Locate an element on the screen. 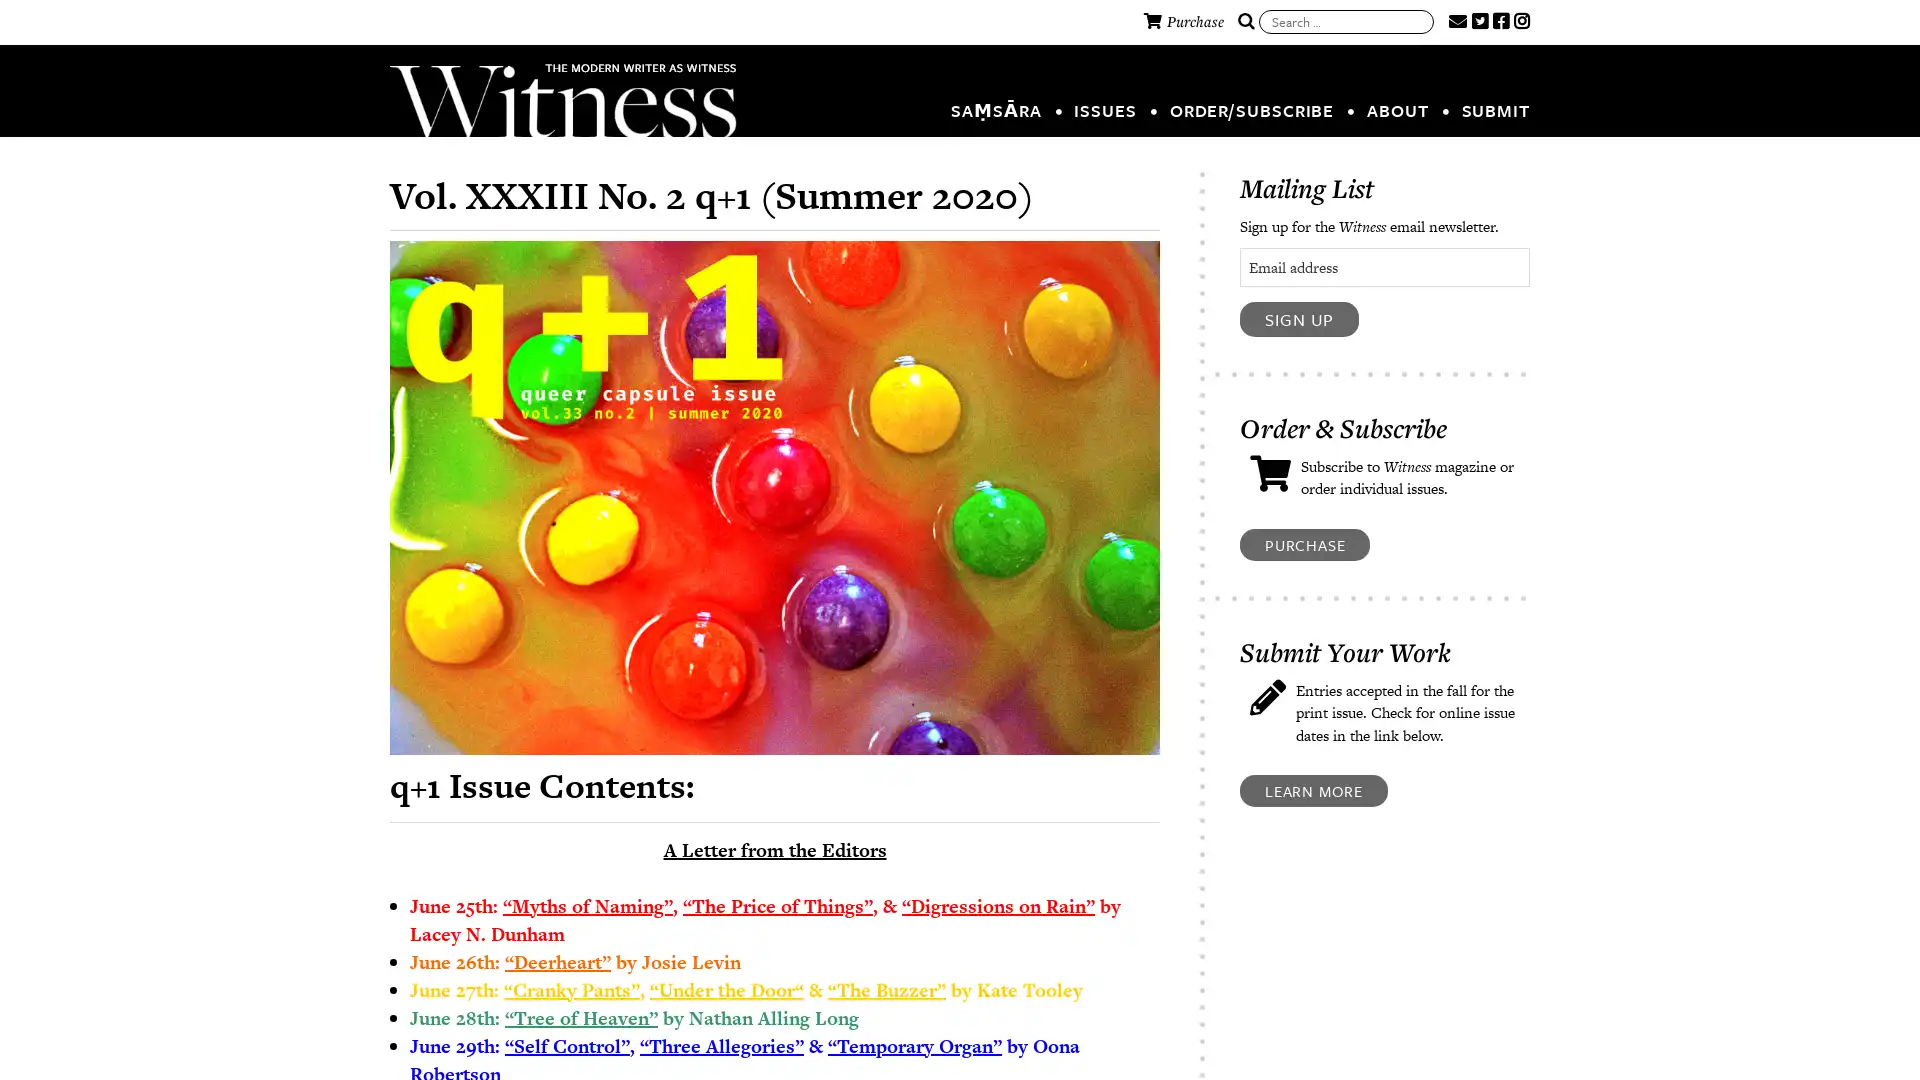 The image size is (1920, 1080). Sign Up is located at coordinates (1299, 318).